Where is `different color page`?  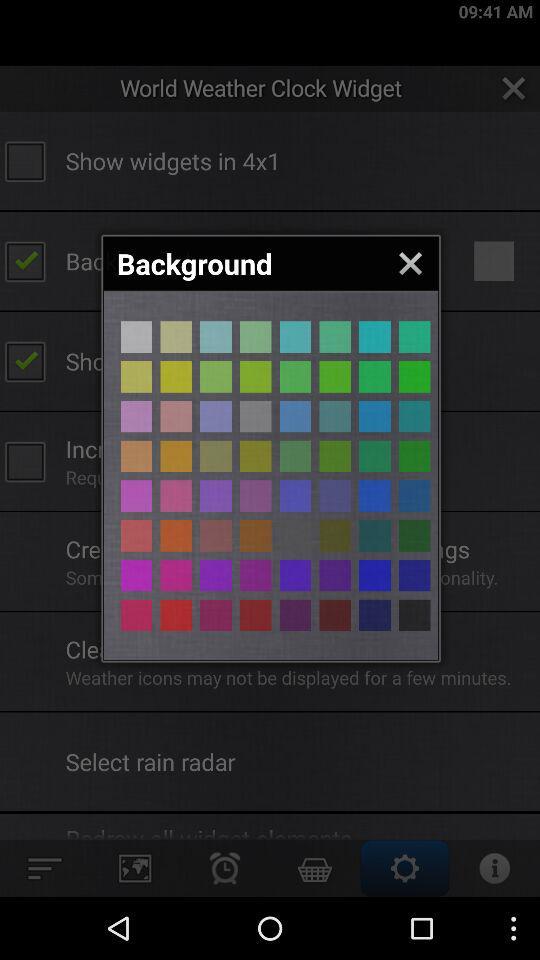
different color page is located at coordinates (255, 375).